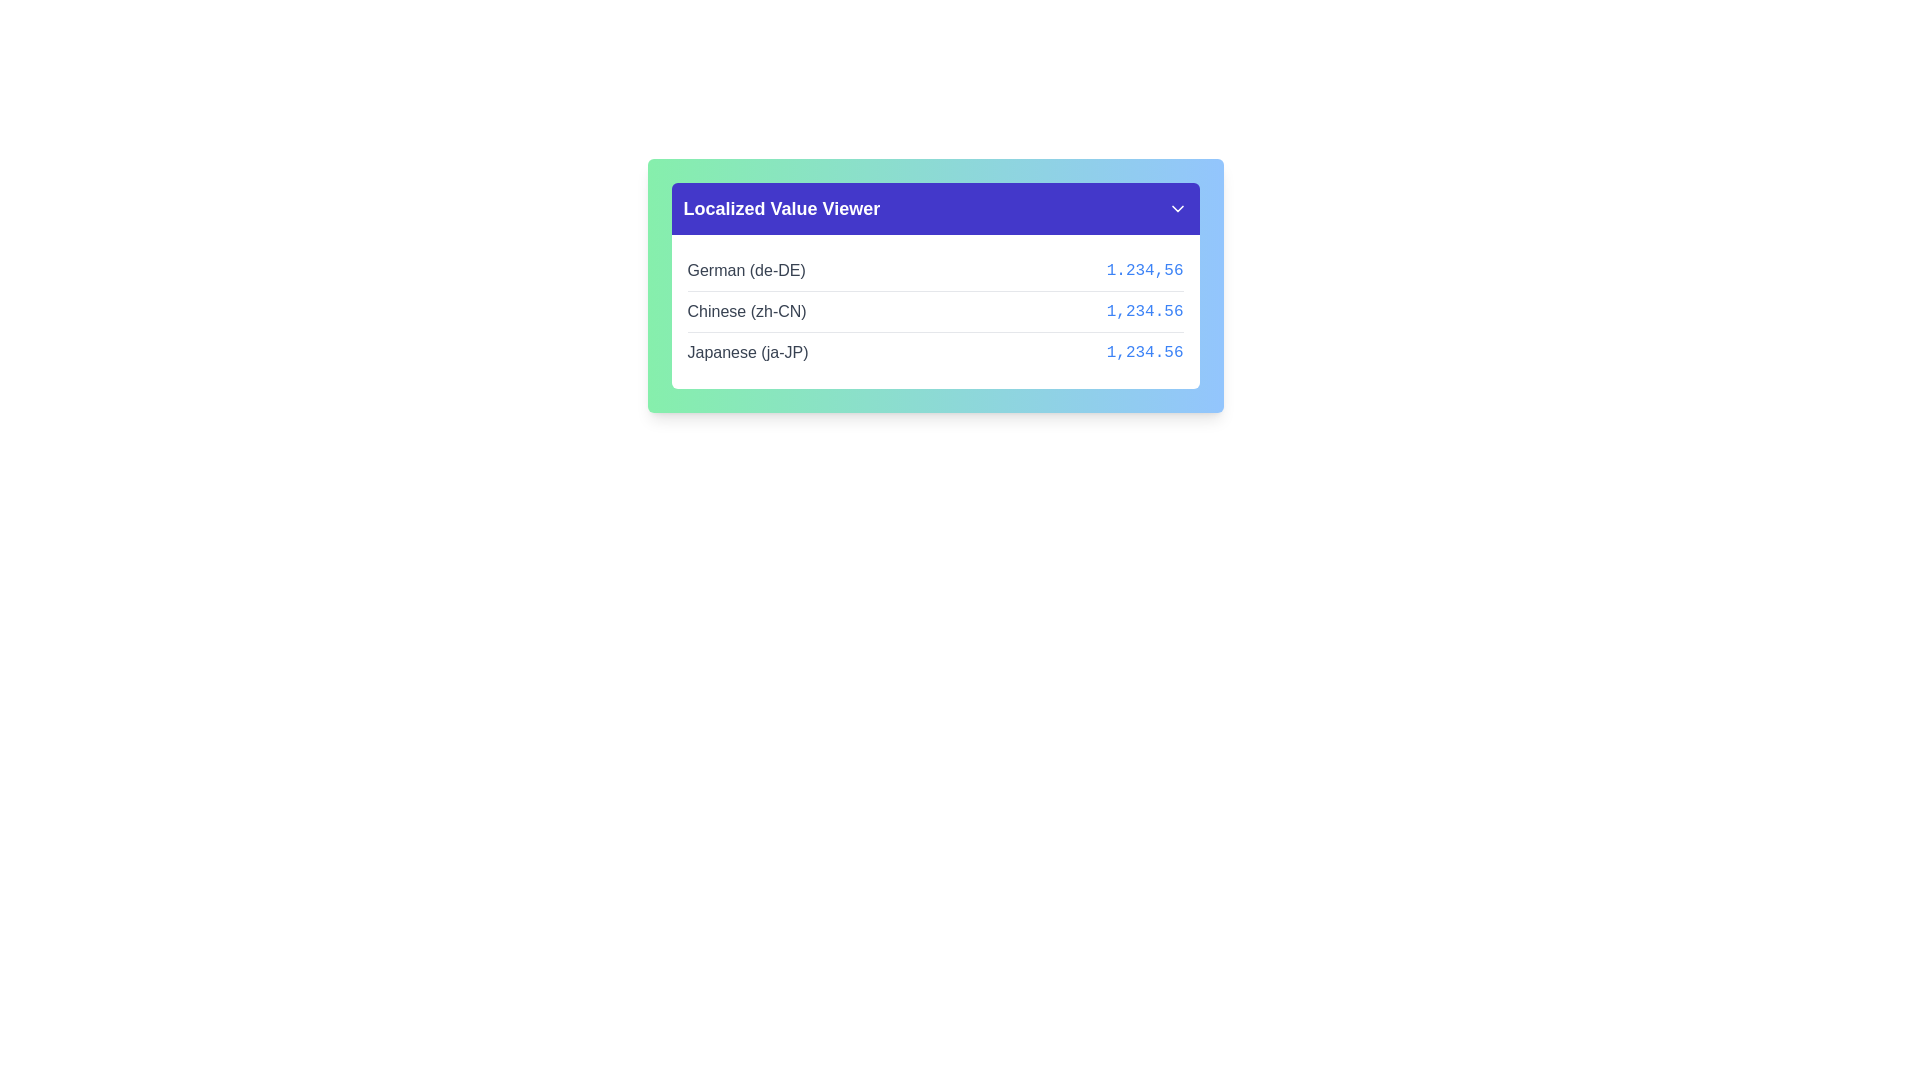 Image resolution: width=1920 pixels, height=1080 pixels. Describe the element at coordinates (745, 270) in the screenshot. I see `the static text element displaying 'German (de-DE)' located in the uppermost row of the 'Localized Value Viewer' panel, aligned to the left side` at that location.